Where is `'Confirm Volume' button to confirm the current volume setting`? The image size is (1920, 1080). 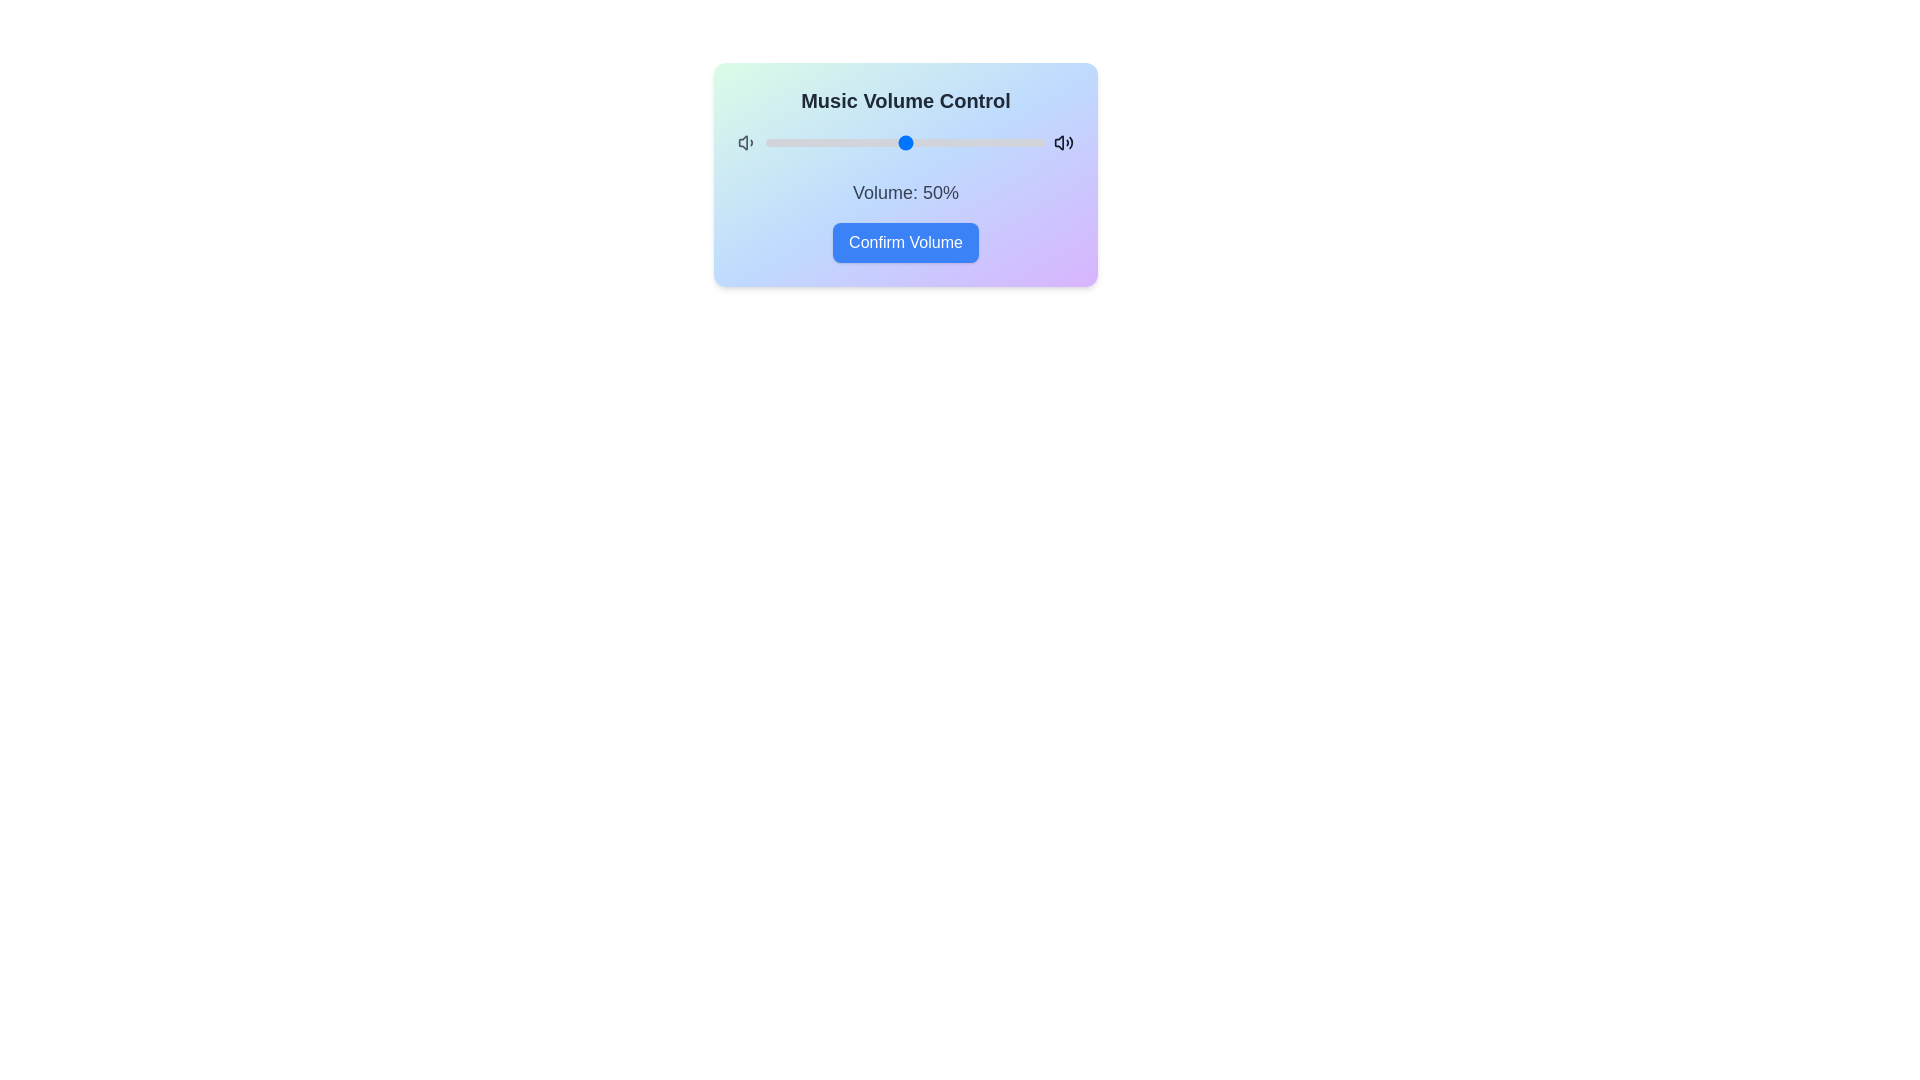 'Confirm Volume' button to confirm the current volume setting is located at coordinates (905, 242).